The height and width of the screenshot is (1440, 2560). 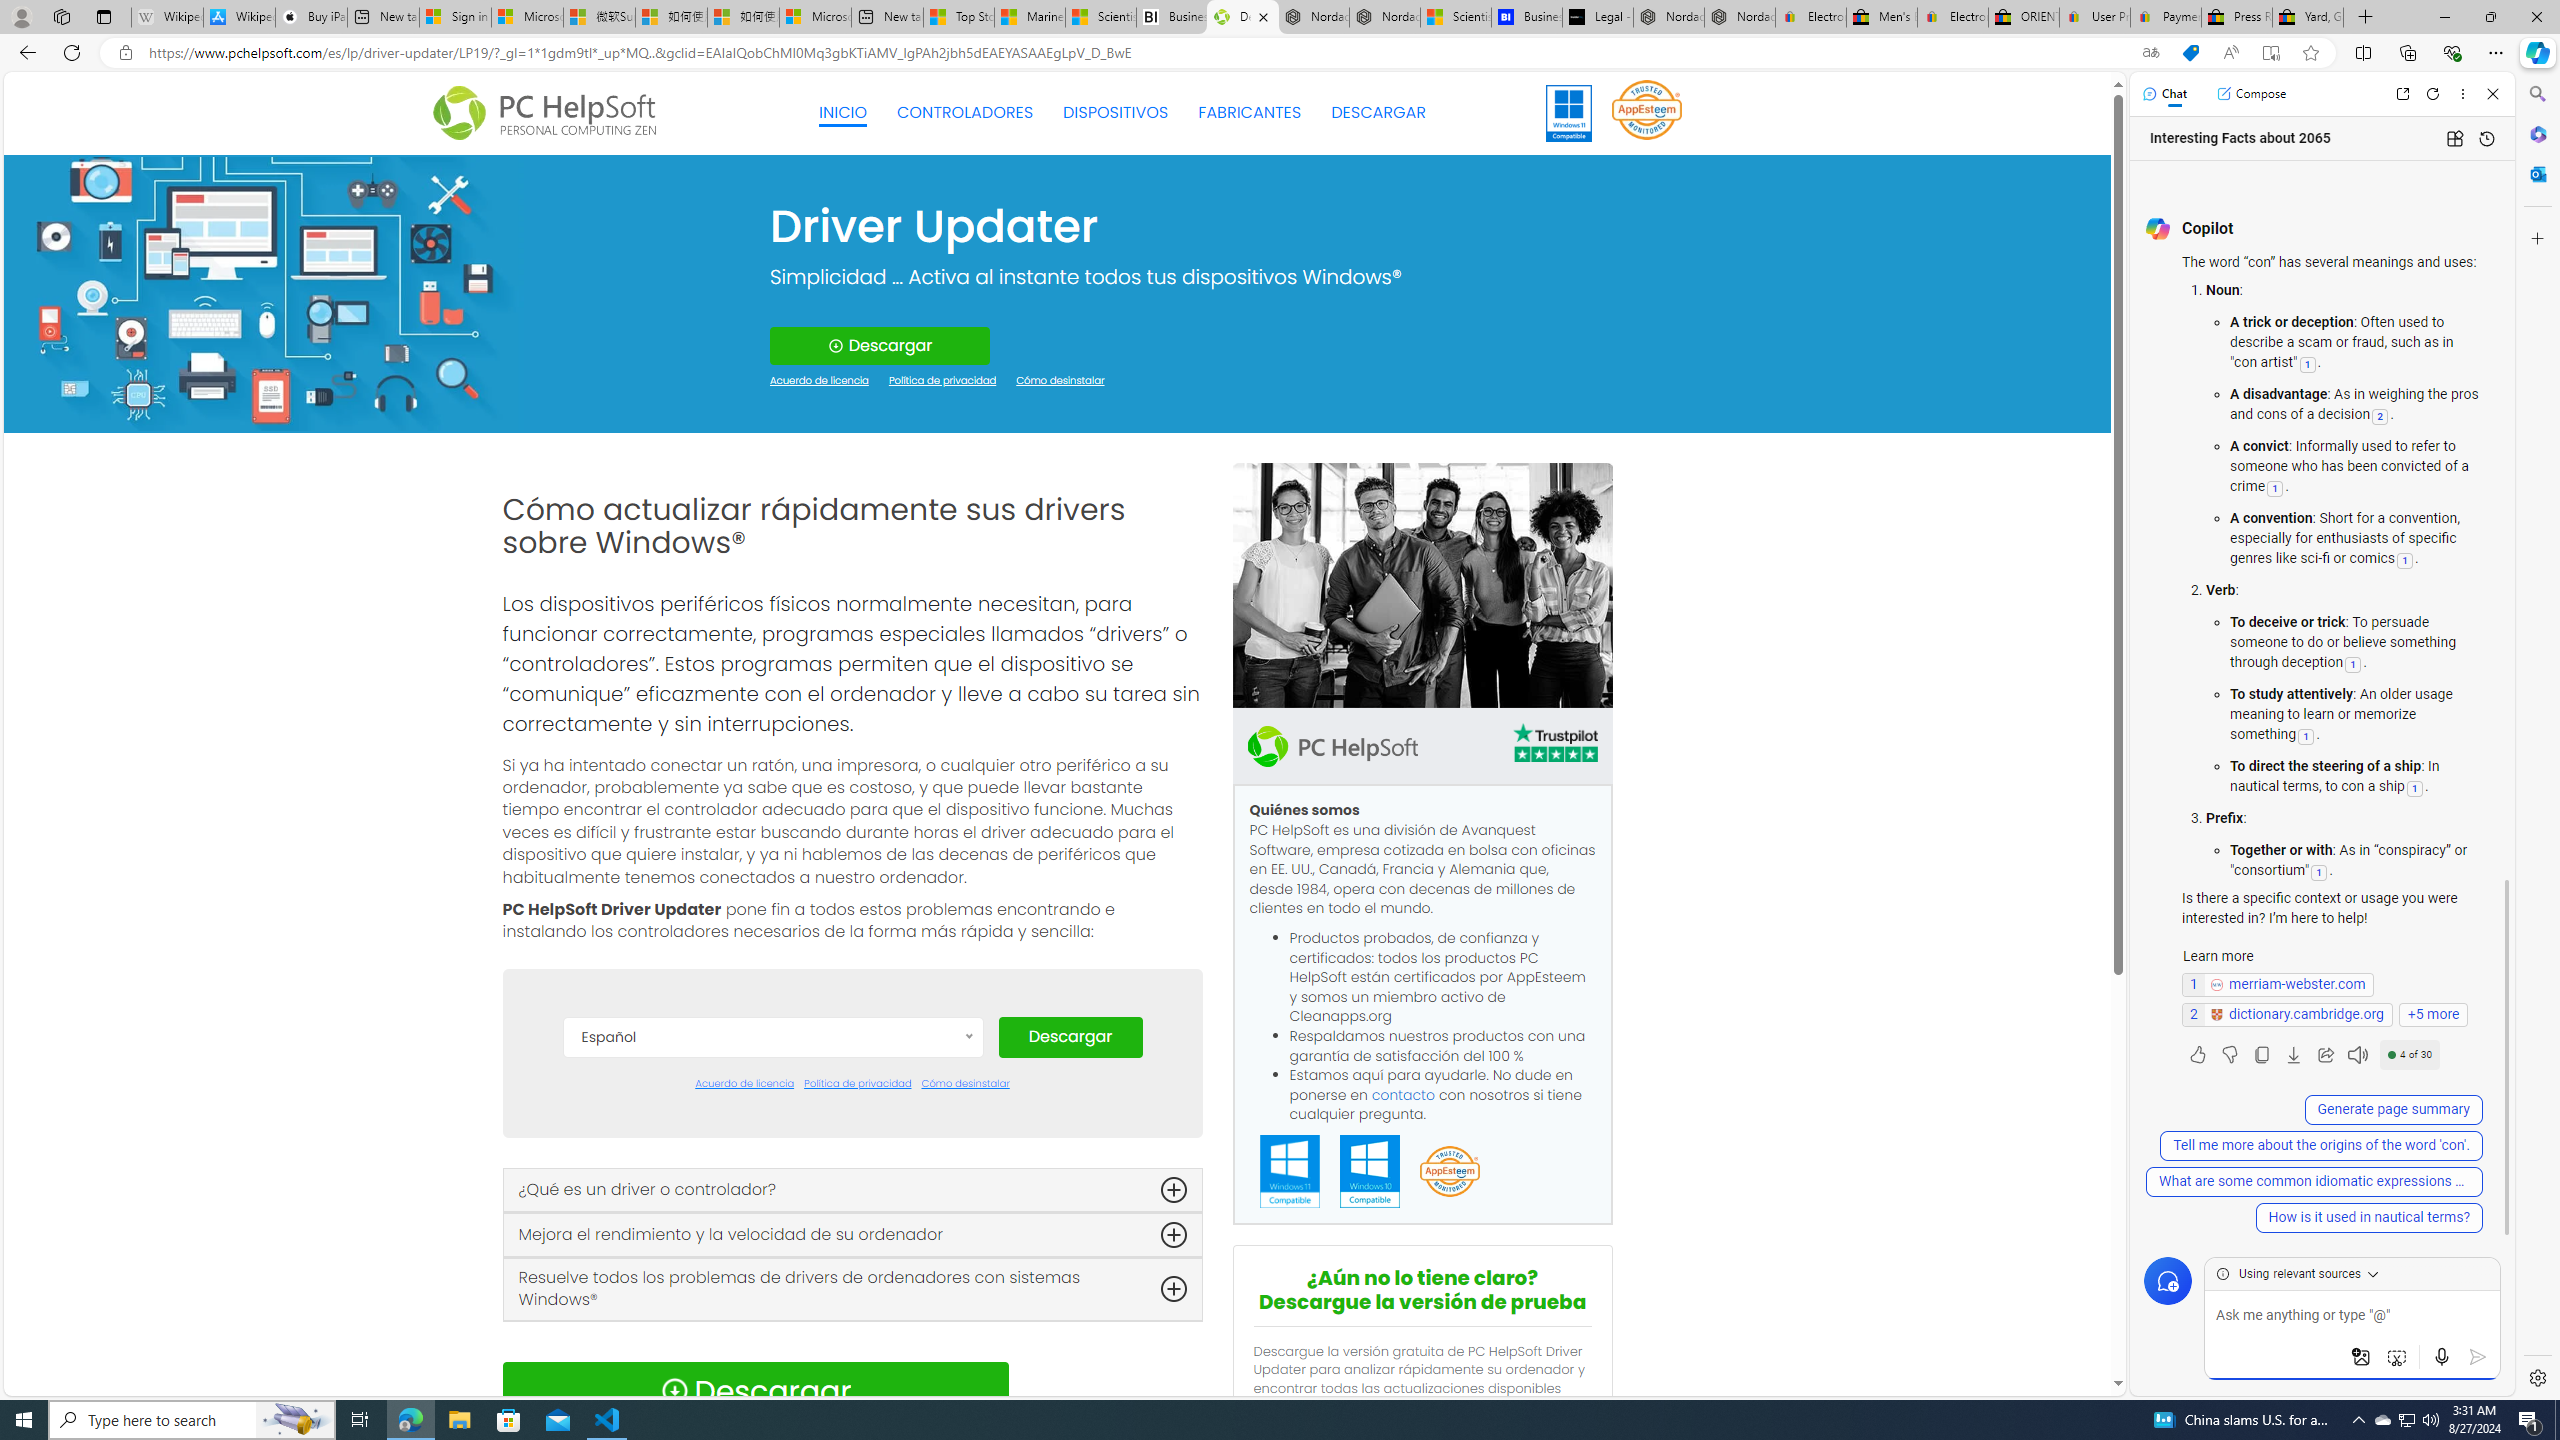 What do you see at coordinates (773, 1341) in the screenshot?
I see `'Nederlands'` at bounding box center [773, 1341].